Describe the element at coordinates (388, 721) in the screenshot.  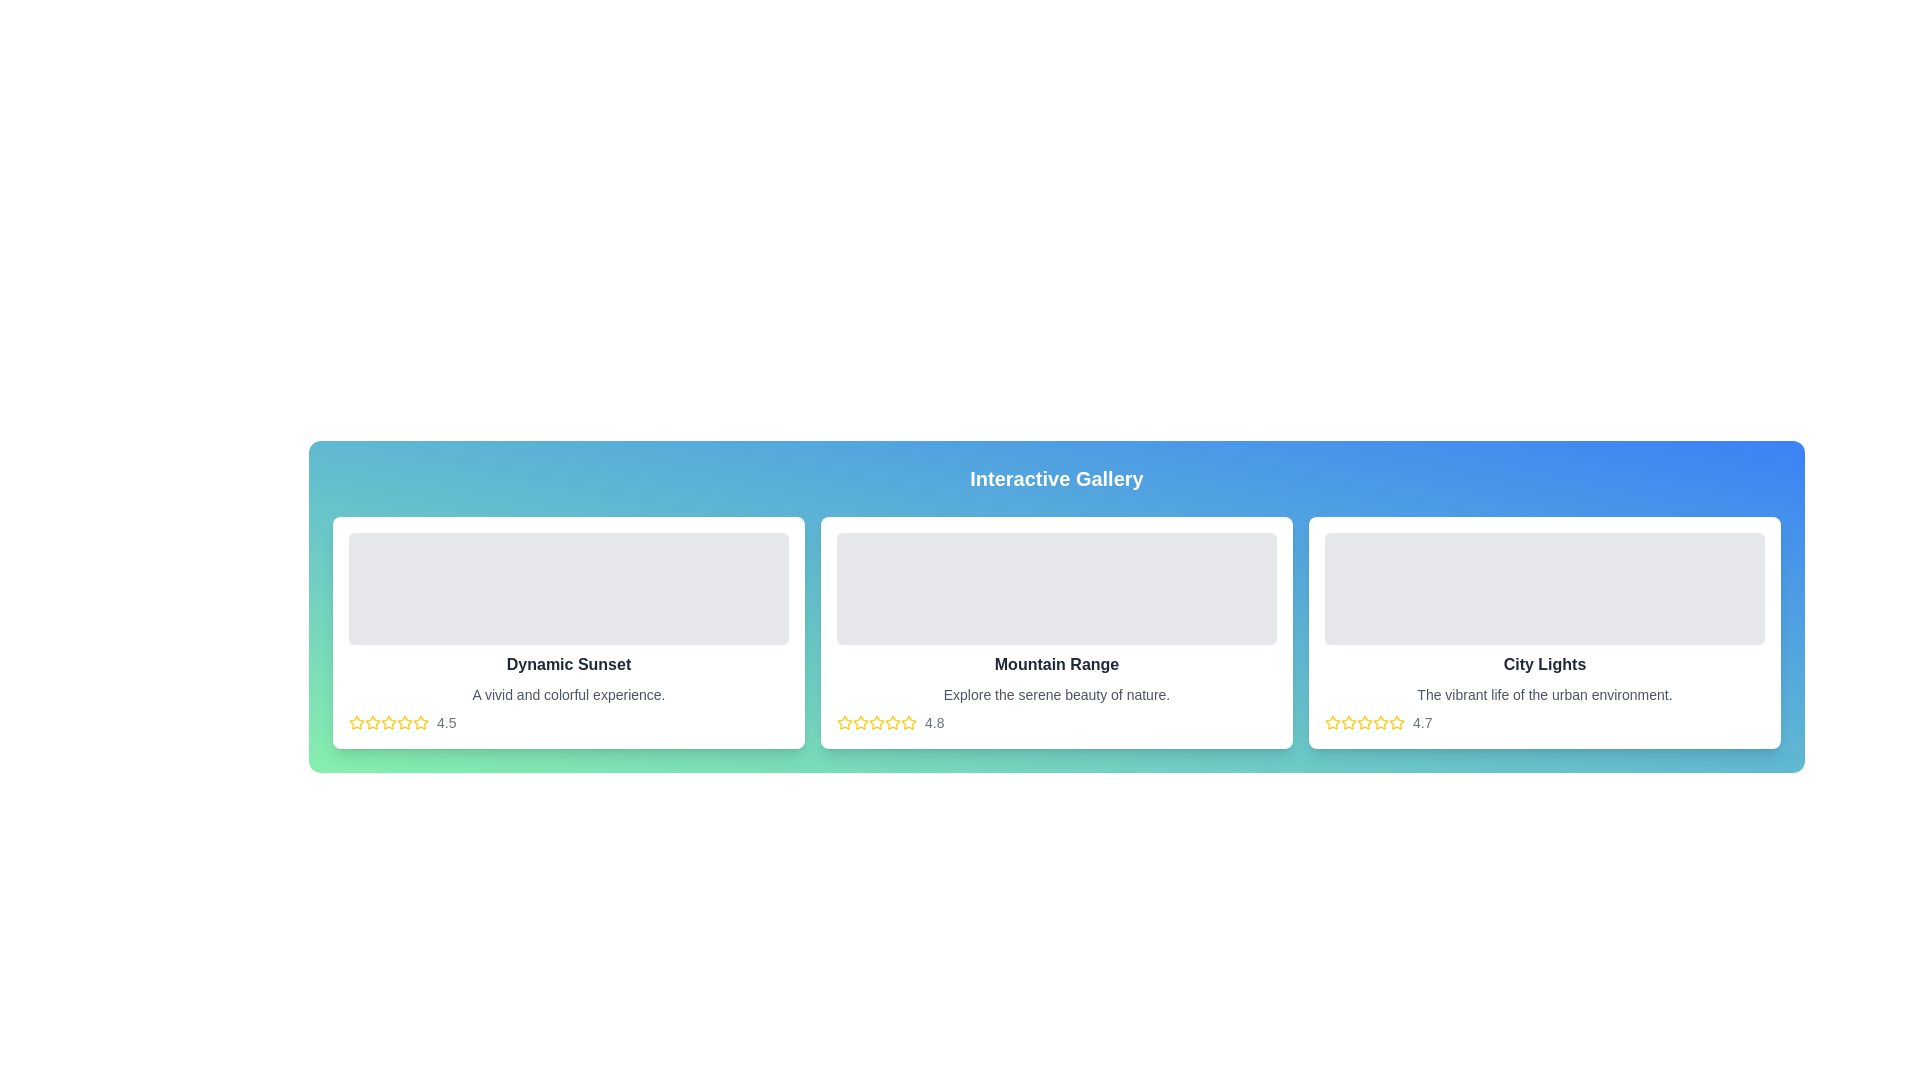
I see `the second star-shaped rating icon with a yellow fill and black outline under the 'Dynamic Sunset' card in the interactive gallery to interact` at that location.